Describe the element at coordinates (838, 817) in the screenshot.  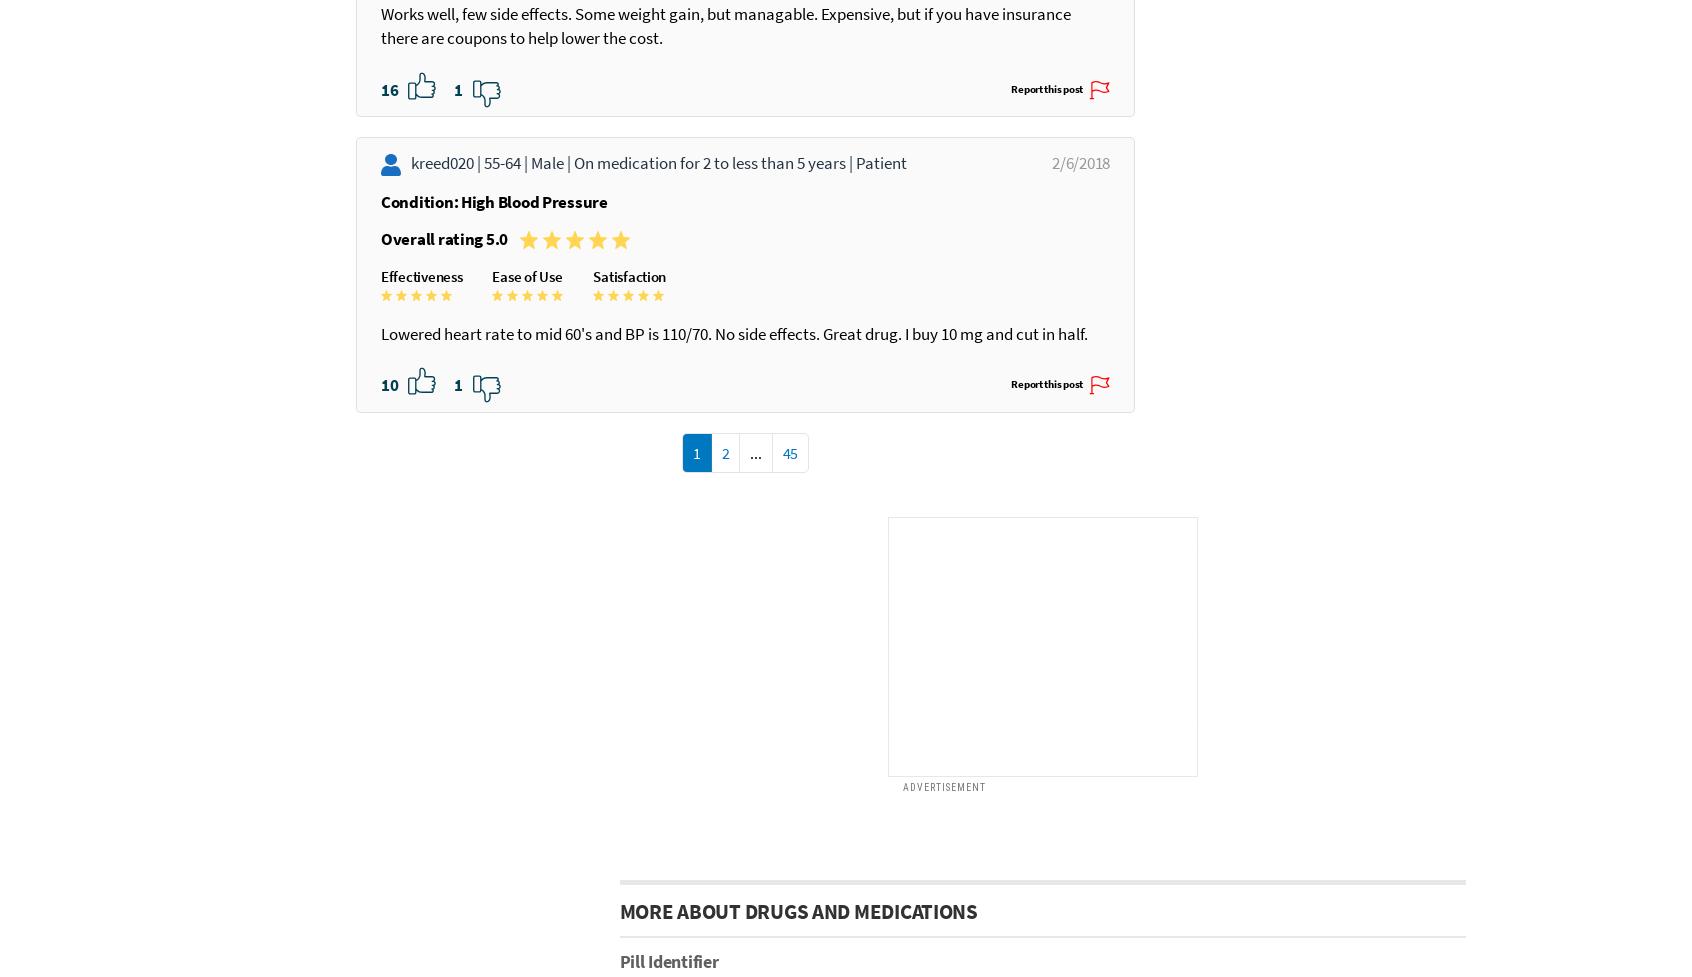
I see `'Symptoms of oHCM'` at that location.